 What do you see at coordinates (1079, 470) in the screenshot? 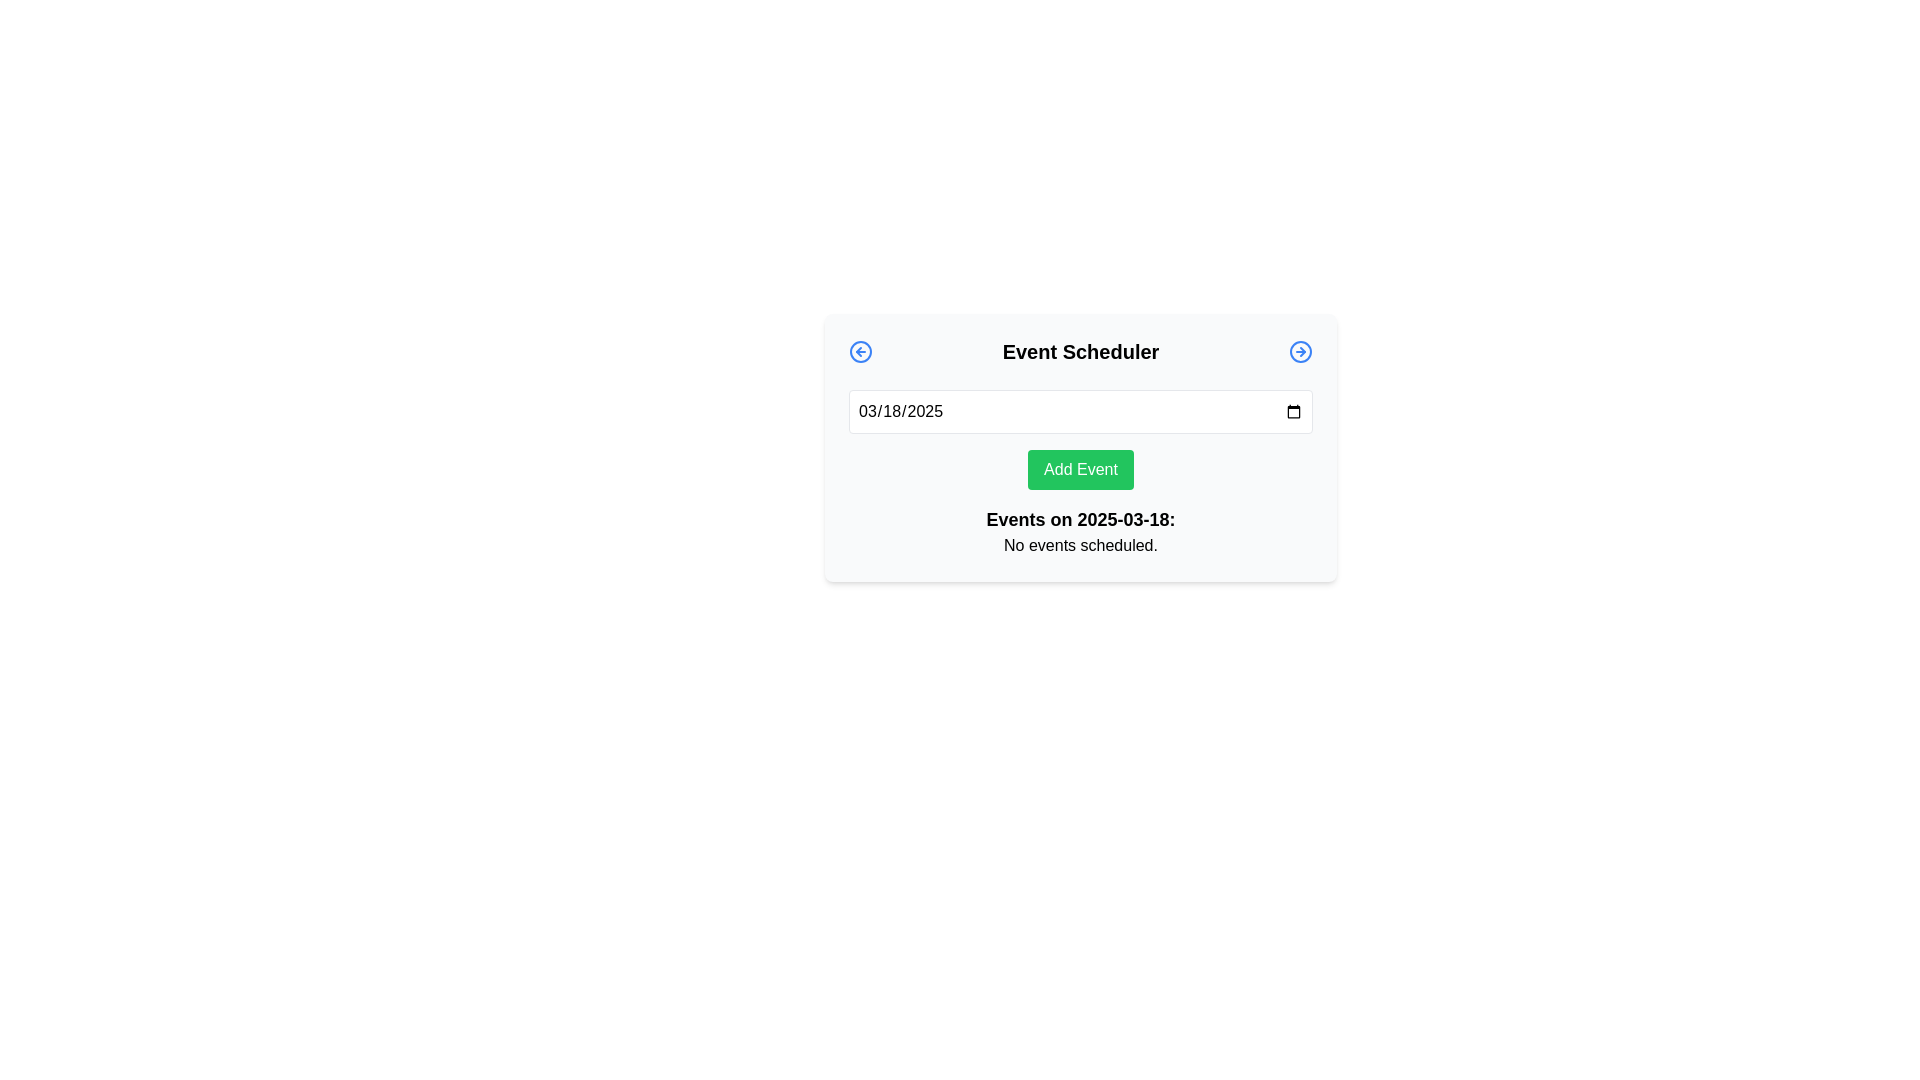
I see `the 'Add Event' button located centrally within the white card interface, directly below the date input field` at bounding box center [1079, 470].